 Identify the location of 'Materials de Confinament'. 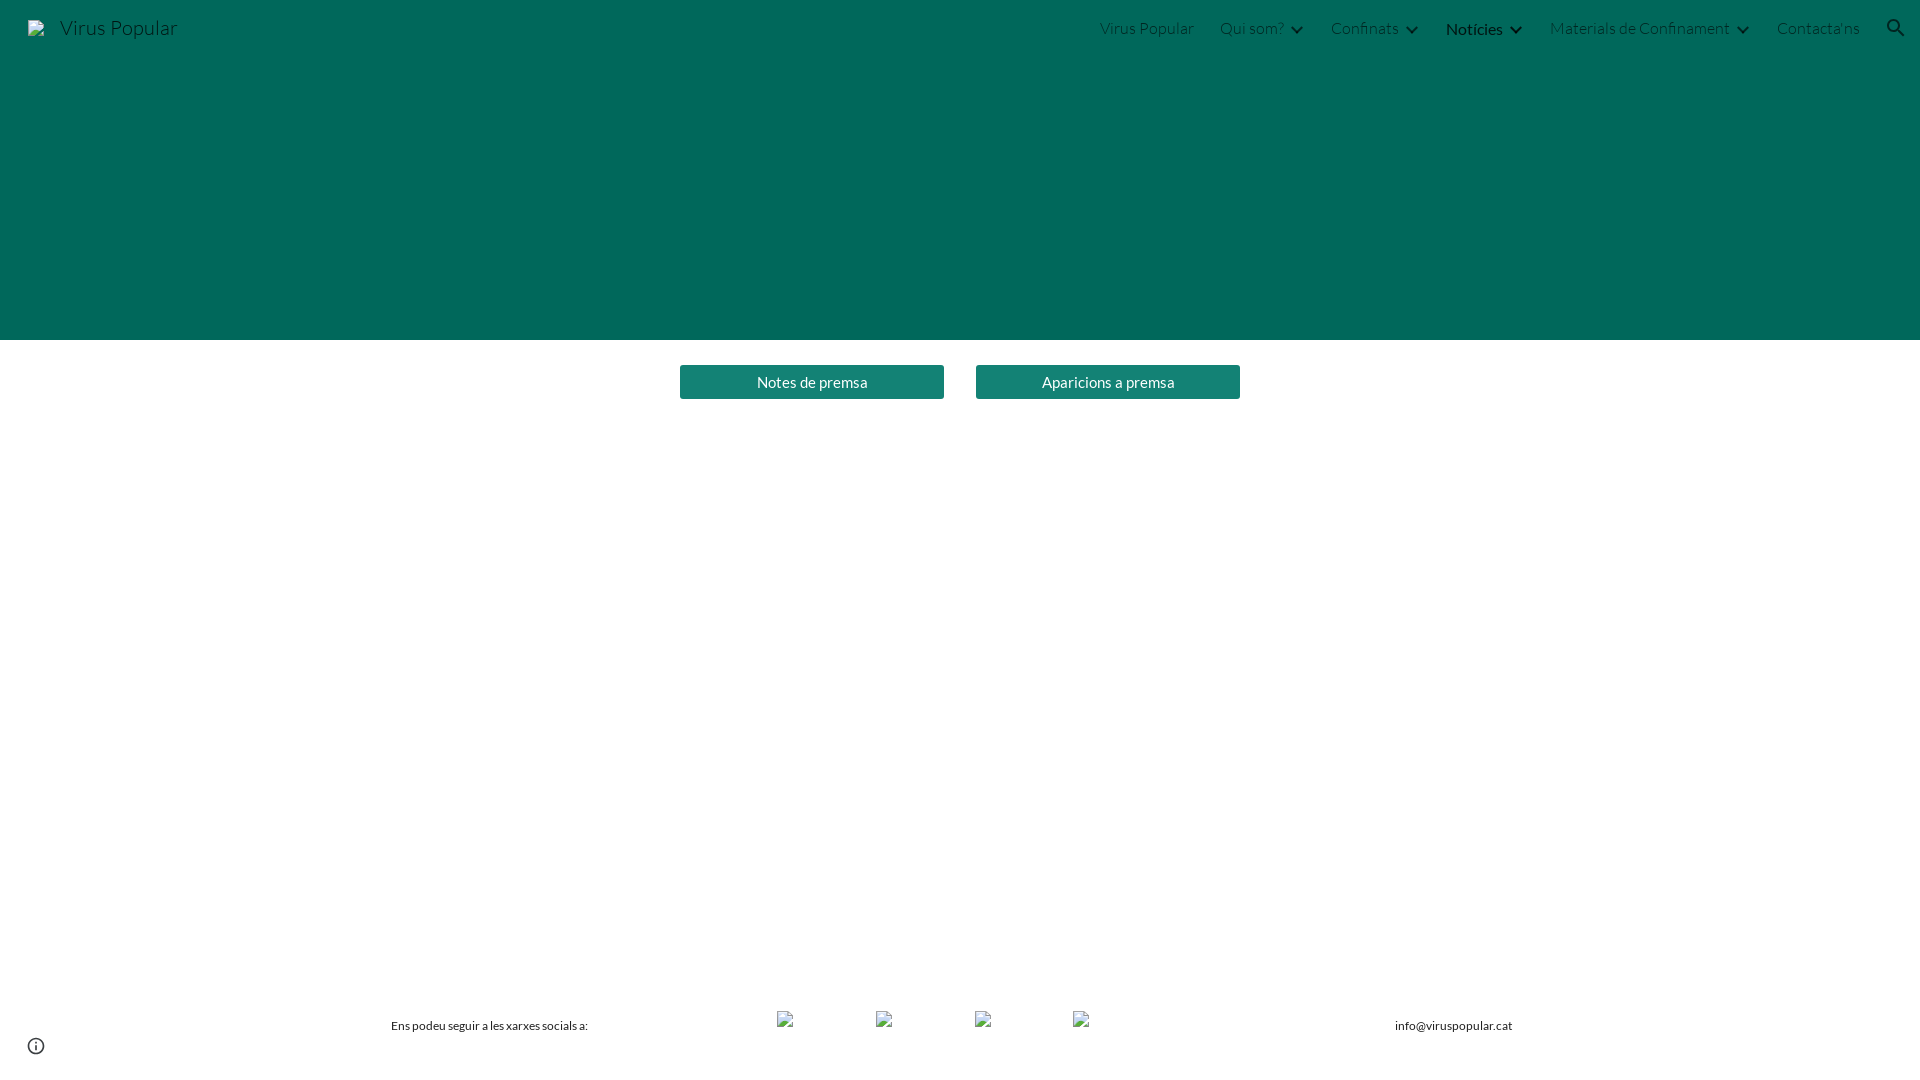
(1549, 27).